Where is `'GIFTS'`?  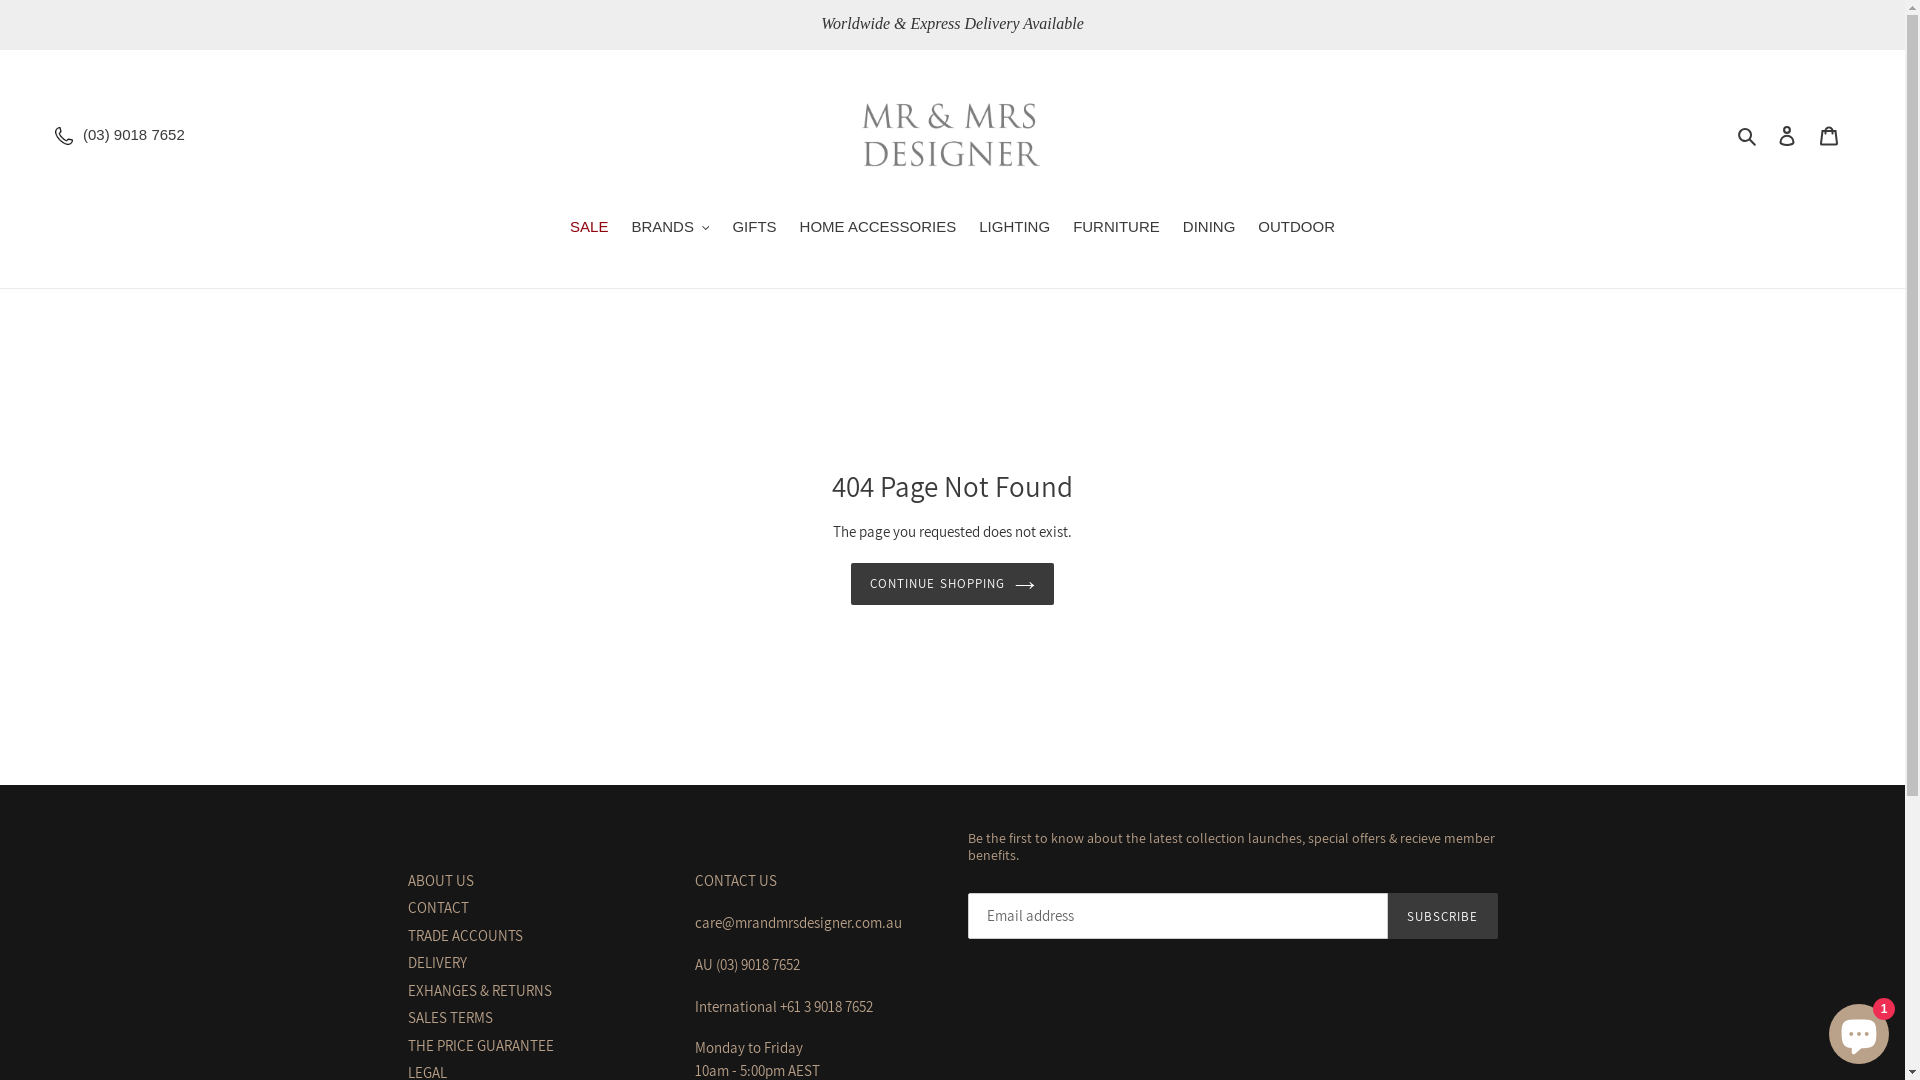
'GIFTS' is located at coordinates (752, 227).